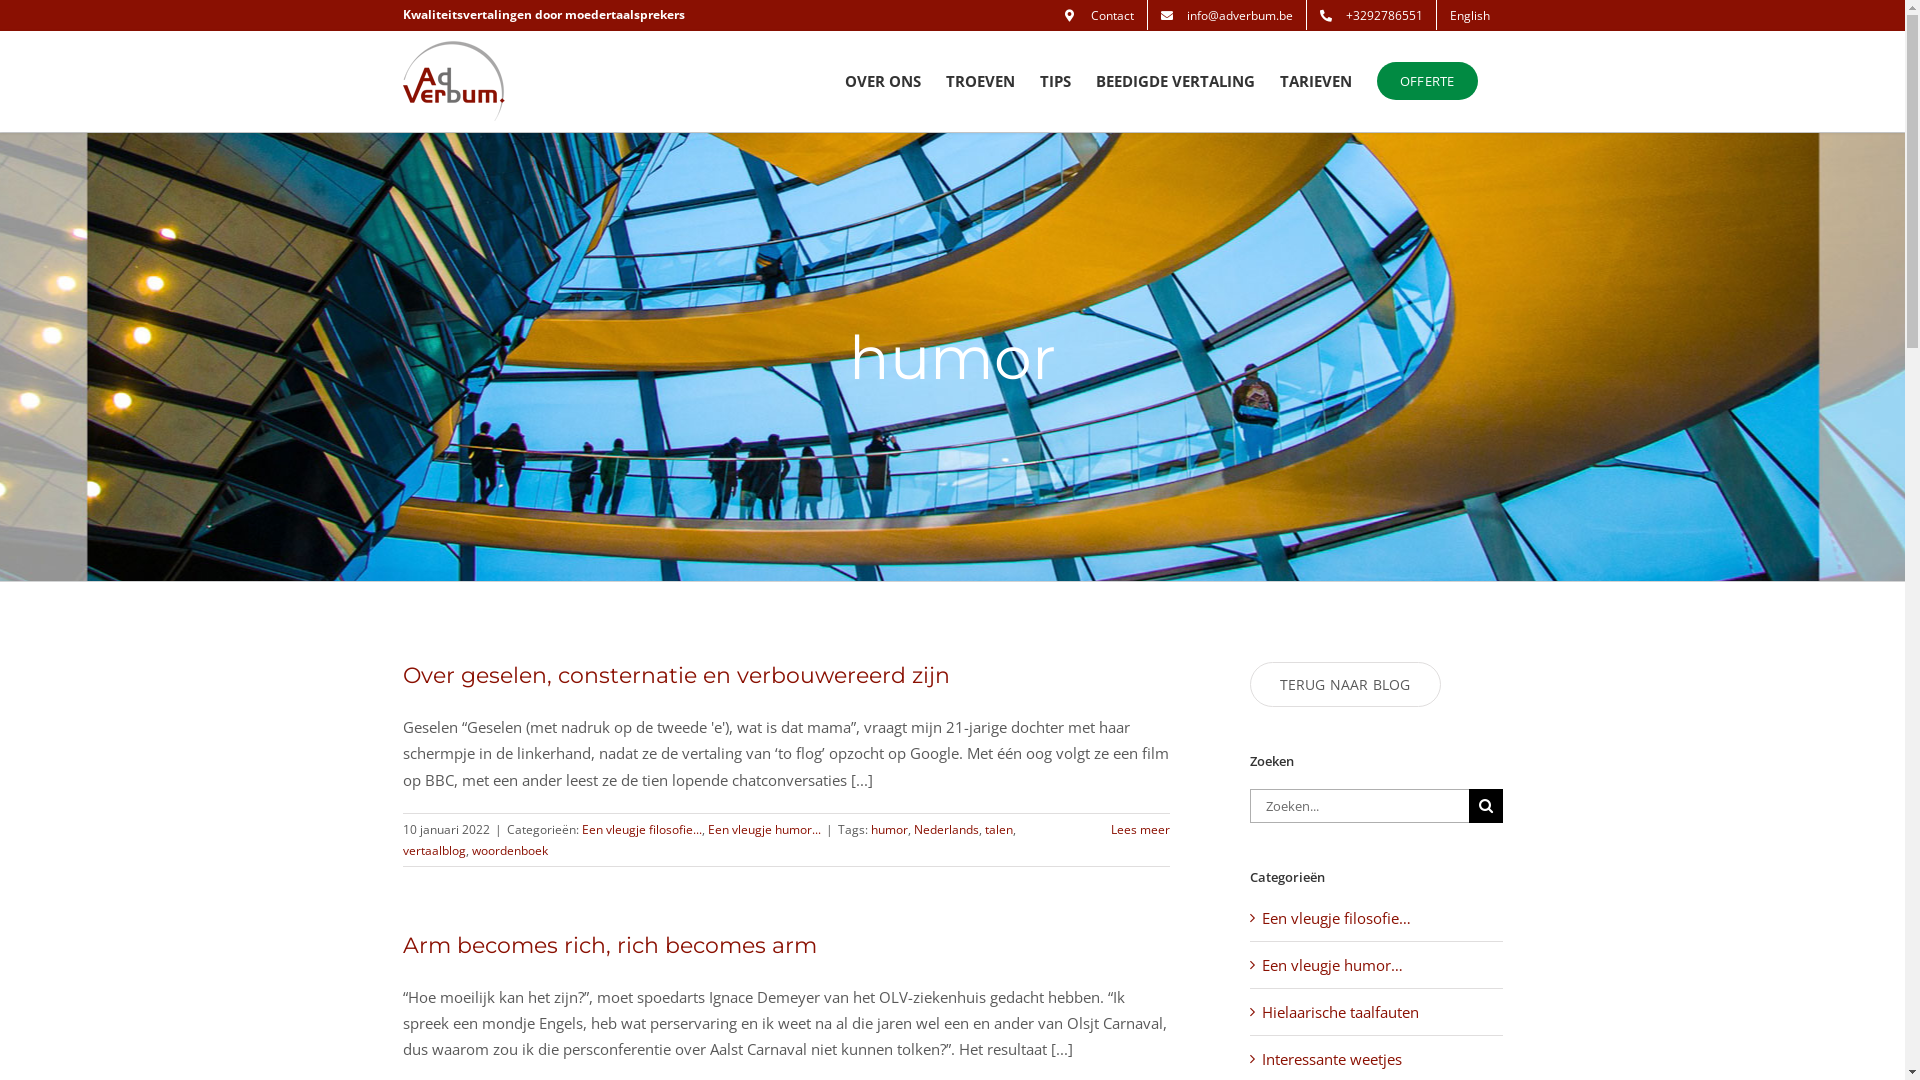  Describe the element at coordinates (1098, 15) in the screenshot. I see `'Contact'` at that location.